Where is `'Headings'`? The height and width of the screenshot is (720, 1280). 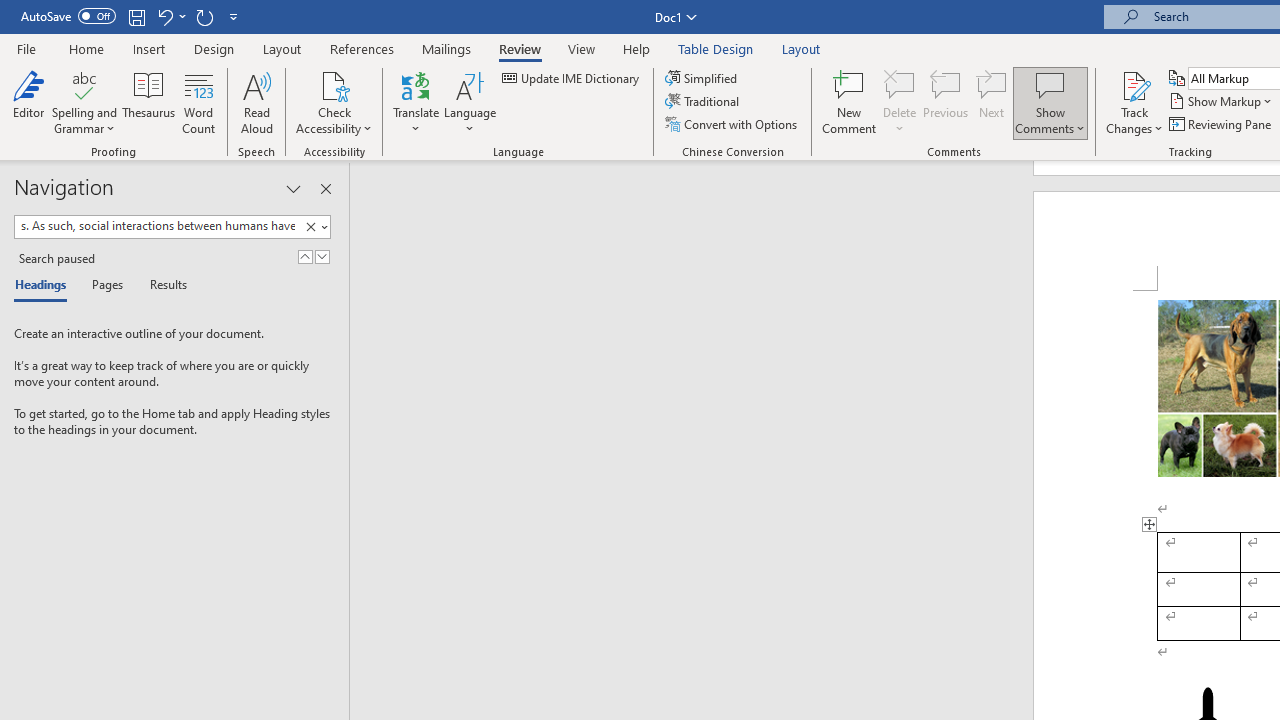 'Headings' is located at coordinates (45, 286).